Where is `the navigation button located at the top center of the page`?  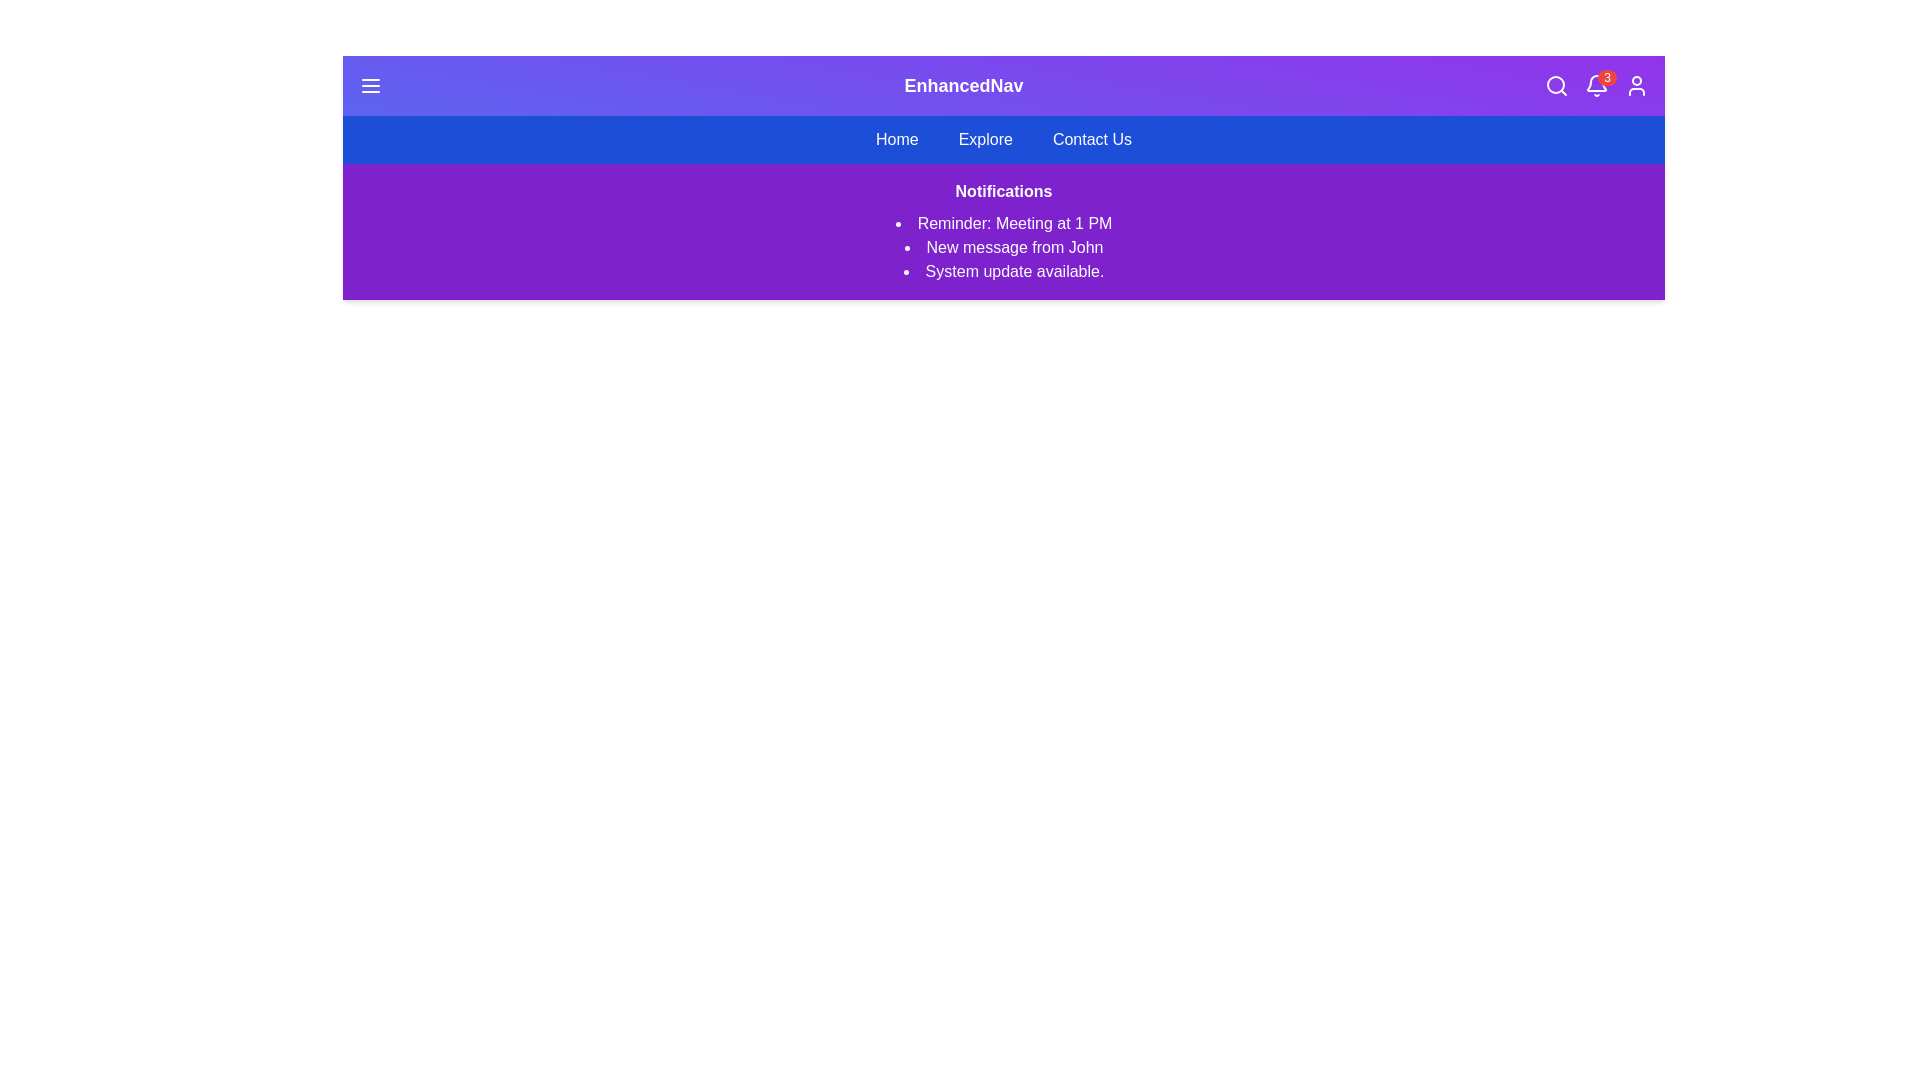 the navigation button located at the top center of the page is located at coordinates (896, 138).